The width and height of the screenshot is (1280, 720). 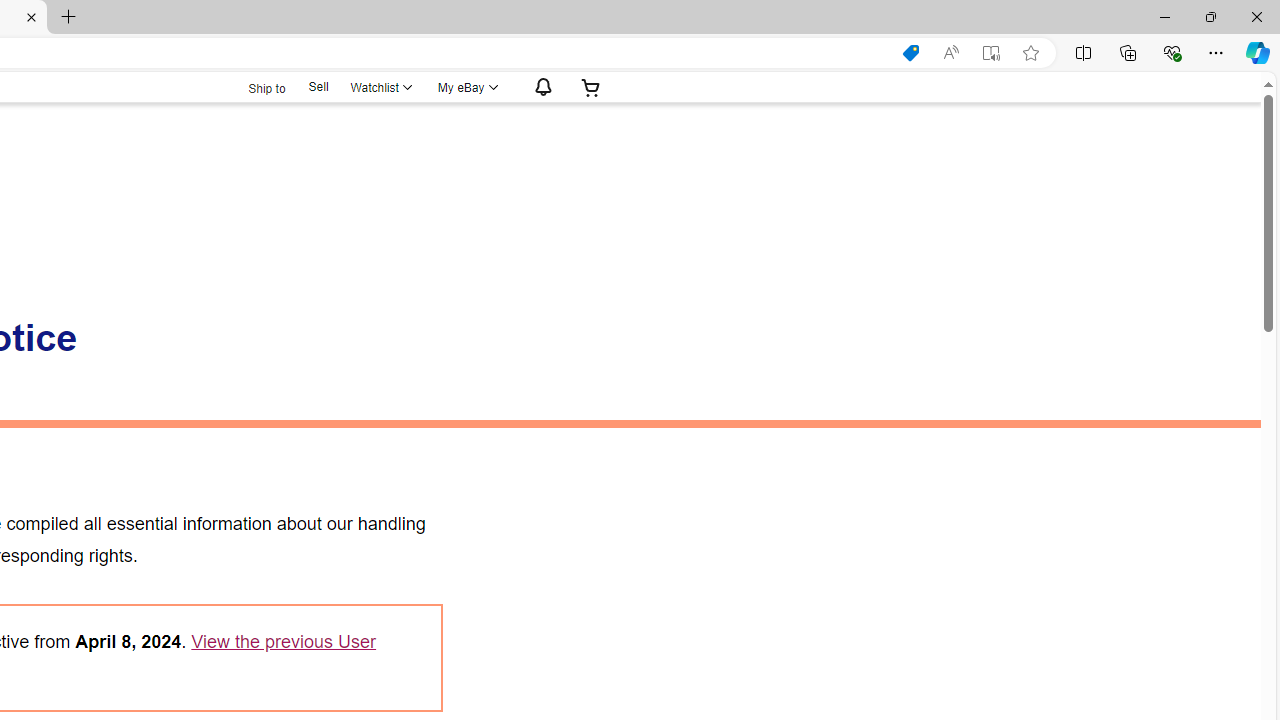 I want to click on 'My eBayExpand My eBay', so click(x=465, y=86).